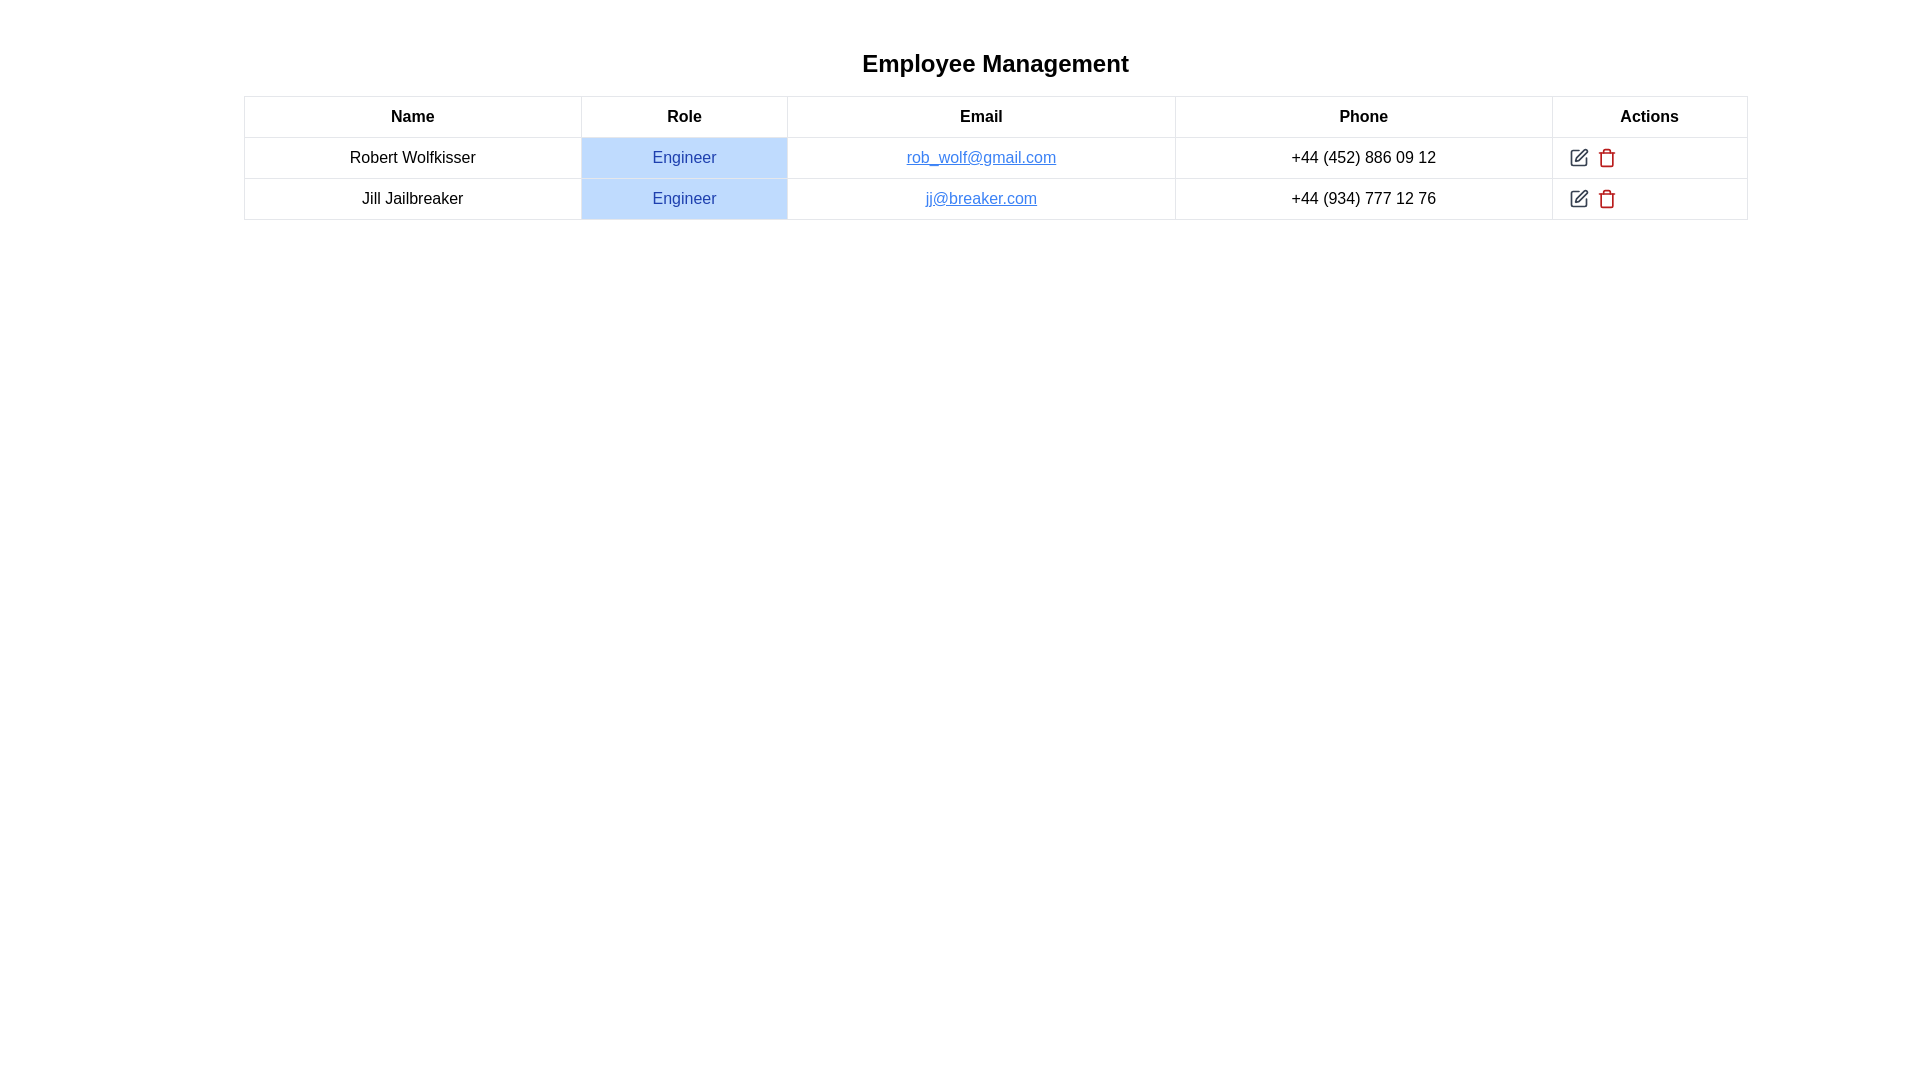 The image size is (1920, 1080). Describe the element at coordinates (981, 199) in the screenshot. I see `the blue underlined email address 'jj@breaker.com' in the second row under the 'Email' column to initiate a mailto action` at that location.